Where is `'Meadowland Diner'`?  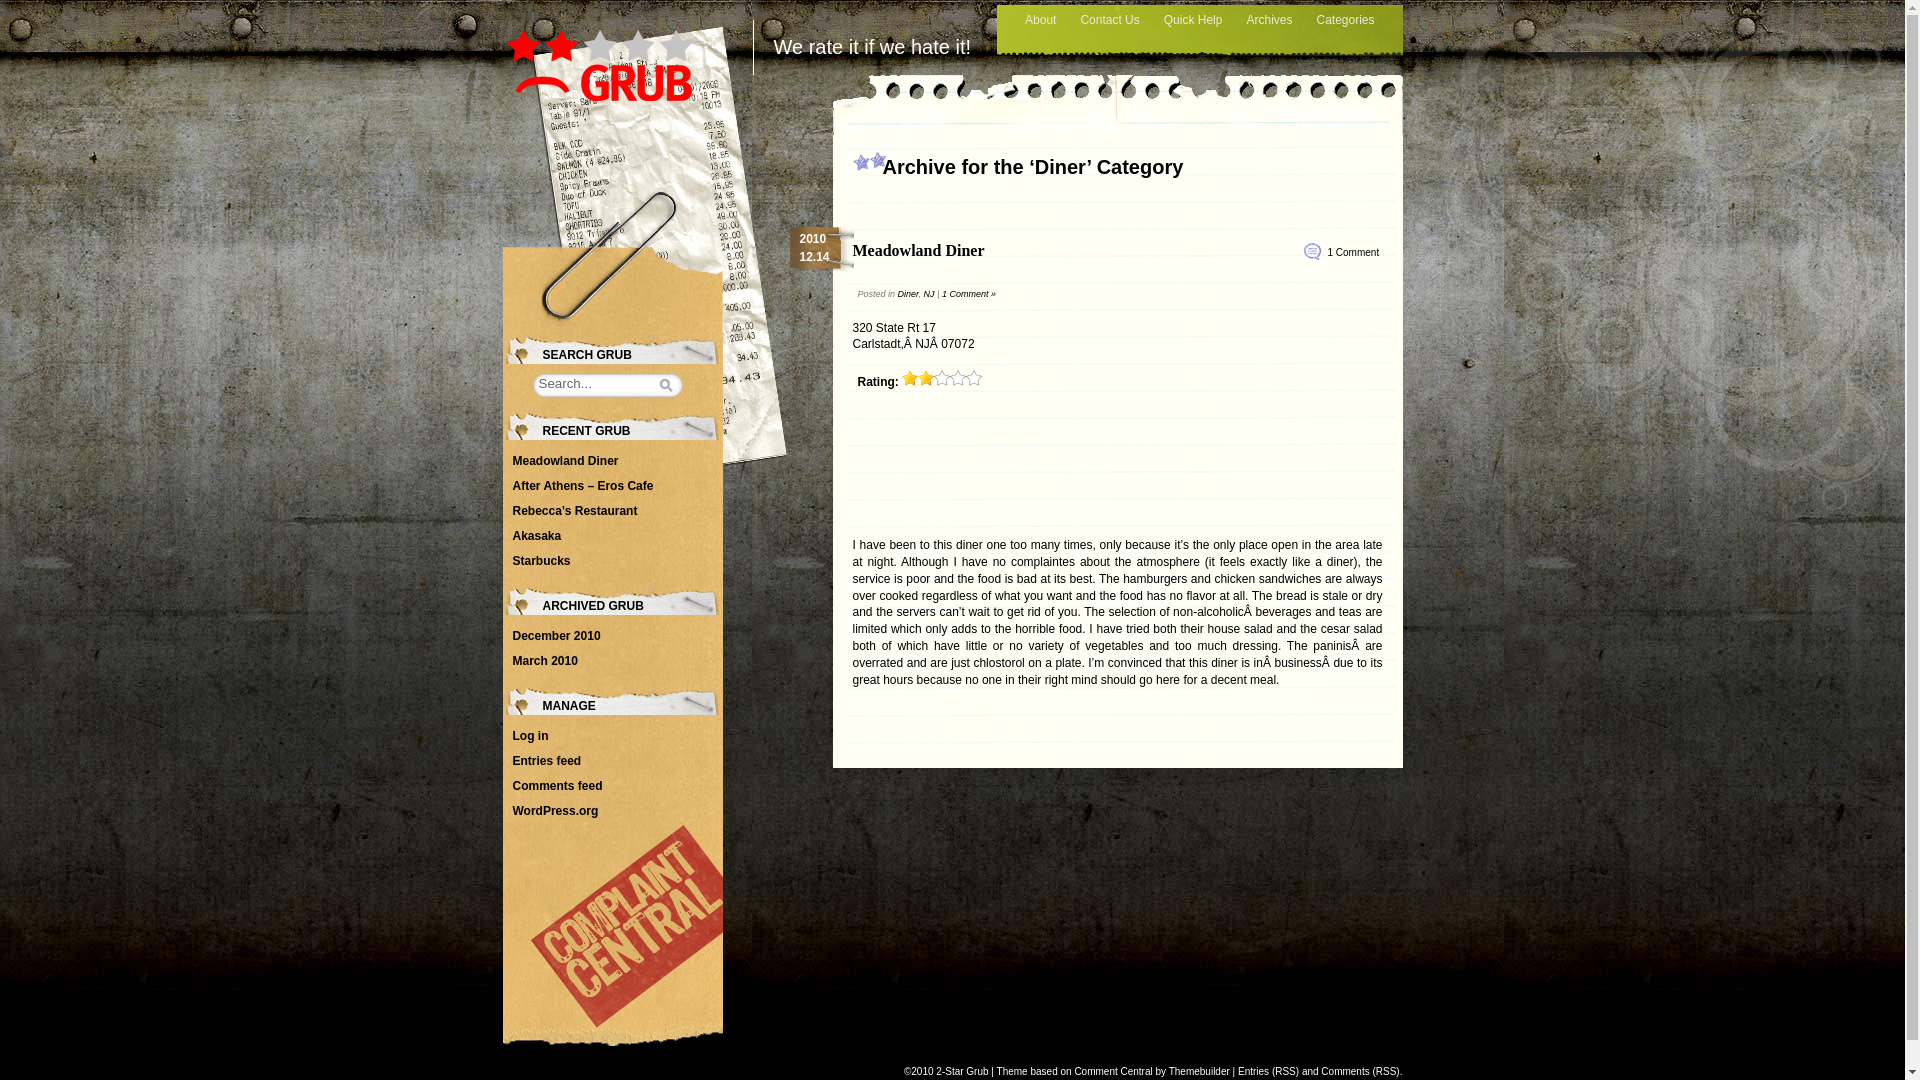
'Meadowland Diner' is located at coordinates (564, 461).